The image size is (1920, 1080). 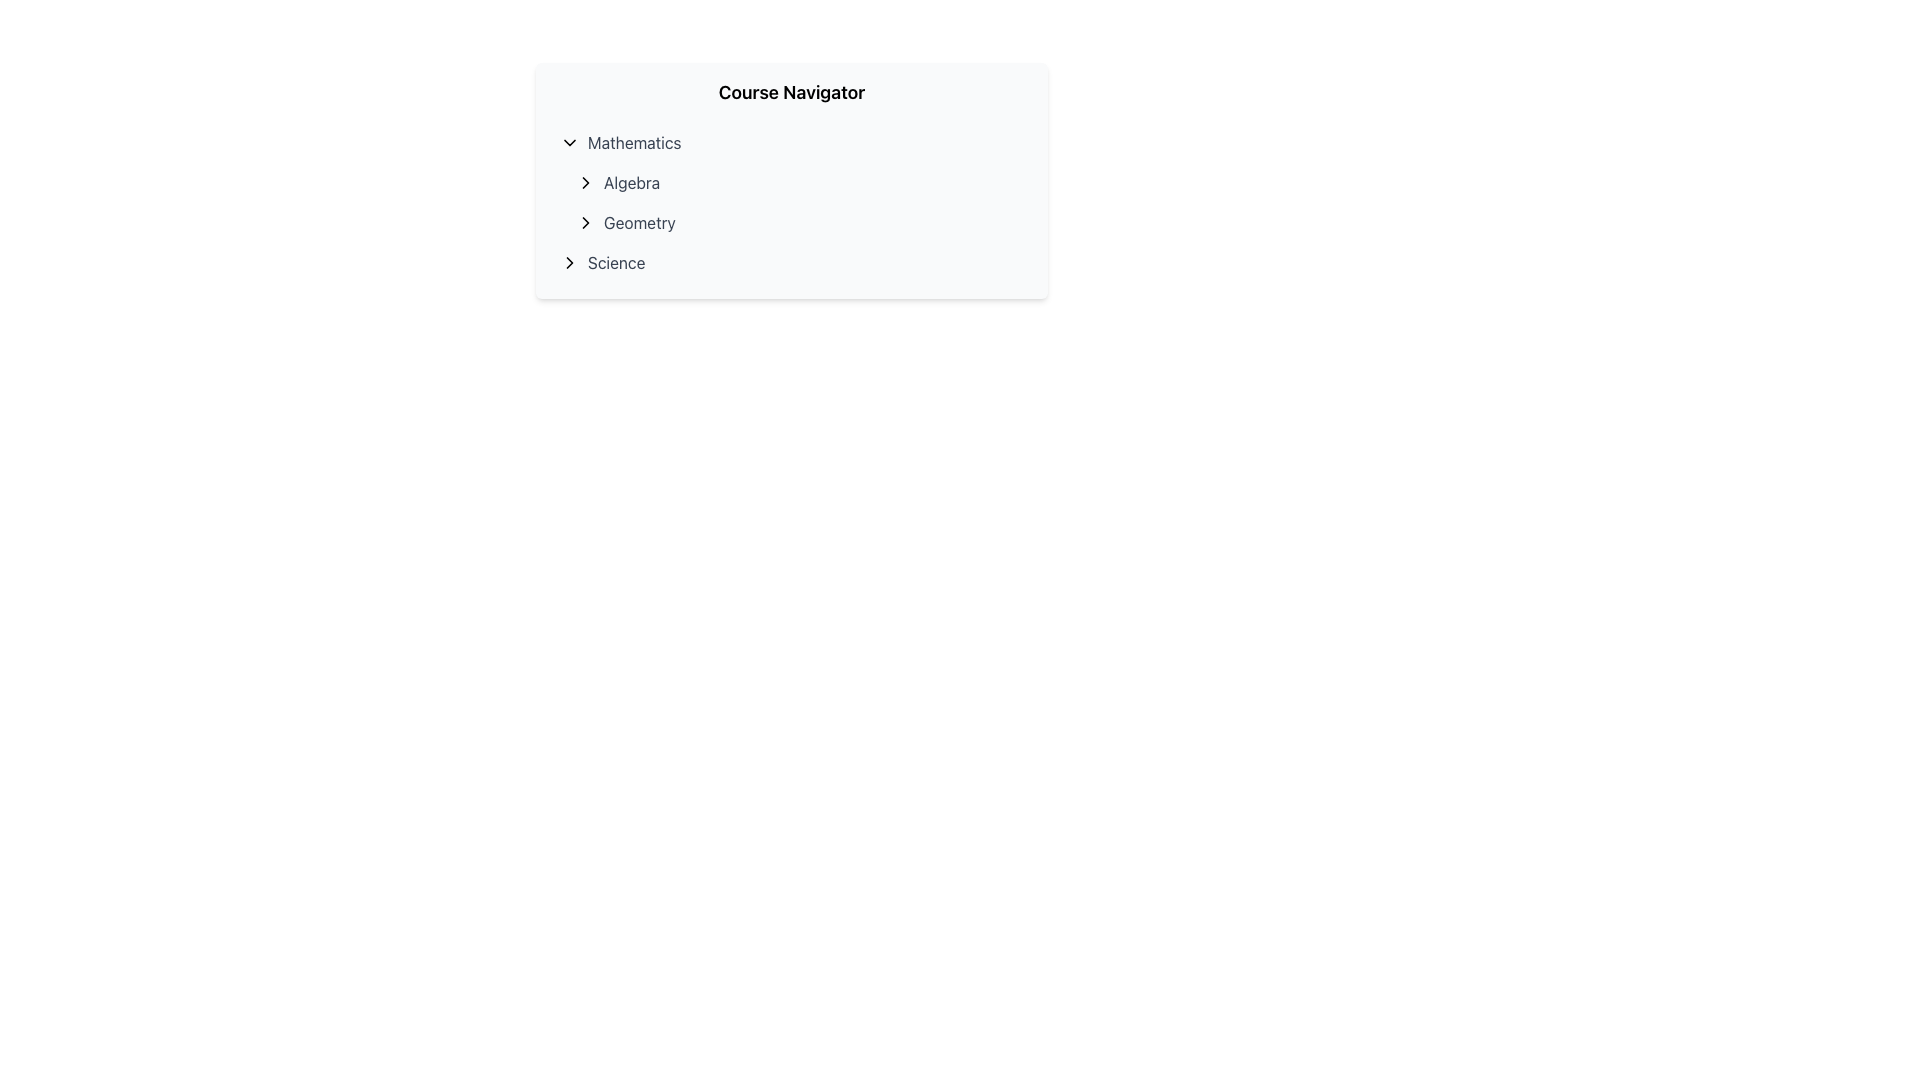 I want to click on the arrow icon indicating an expandable or collapsible node in the Course Navigator panel, next to the 'Geometry' label under 'Mathematics', so click(x=584, y=223).